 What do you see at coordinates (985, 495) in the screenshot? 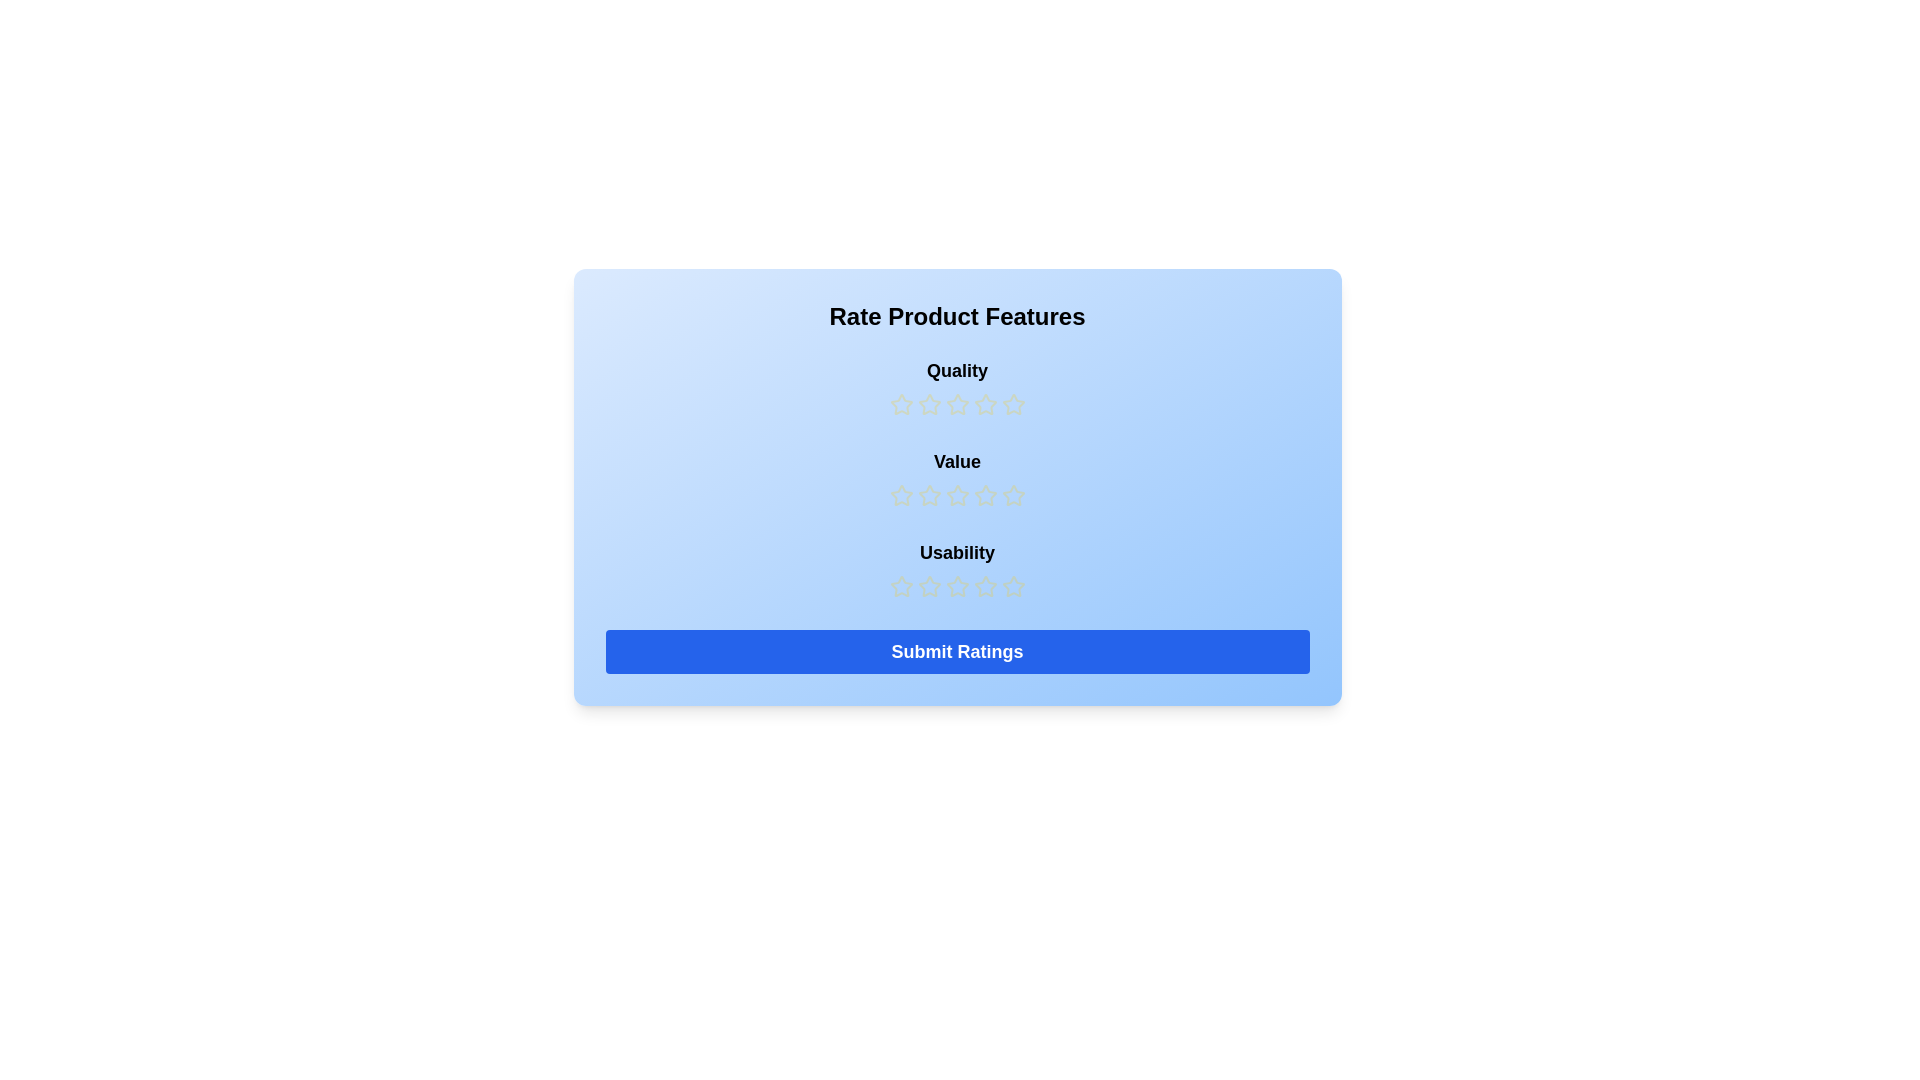
I see `the star corresponding to the 4 rating for 'Value'` at bounding box center [985, 495].